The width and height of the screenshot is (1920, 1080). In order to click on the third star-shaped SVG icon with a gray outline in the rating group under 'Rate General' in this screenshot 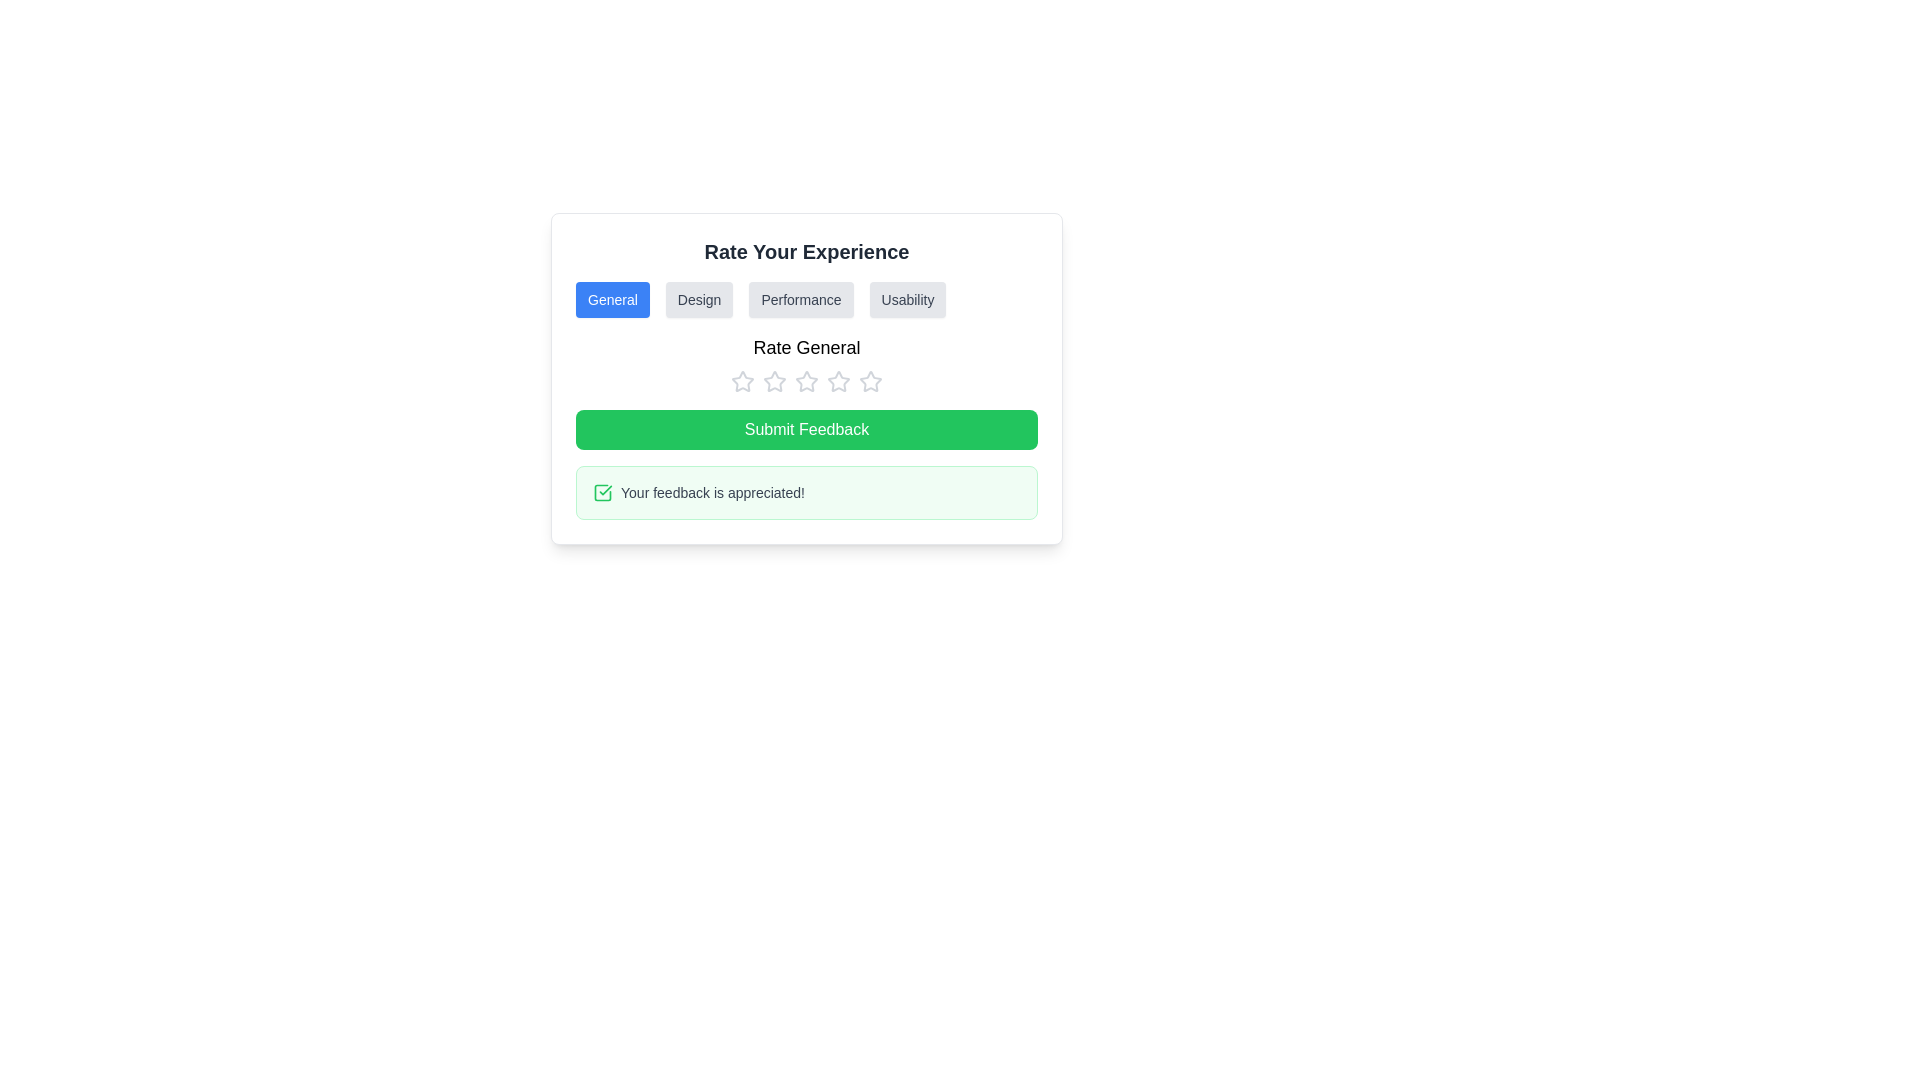, I will do `click(839, 381)`.